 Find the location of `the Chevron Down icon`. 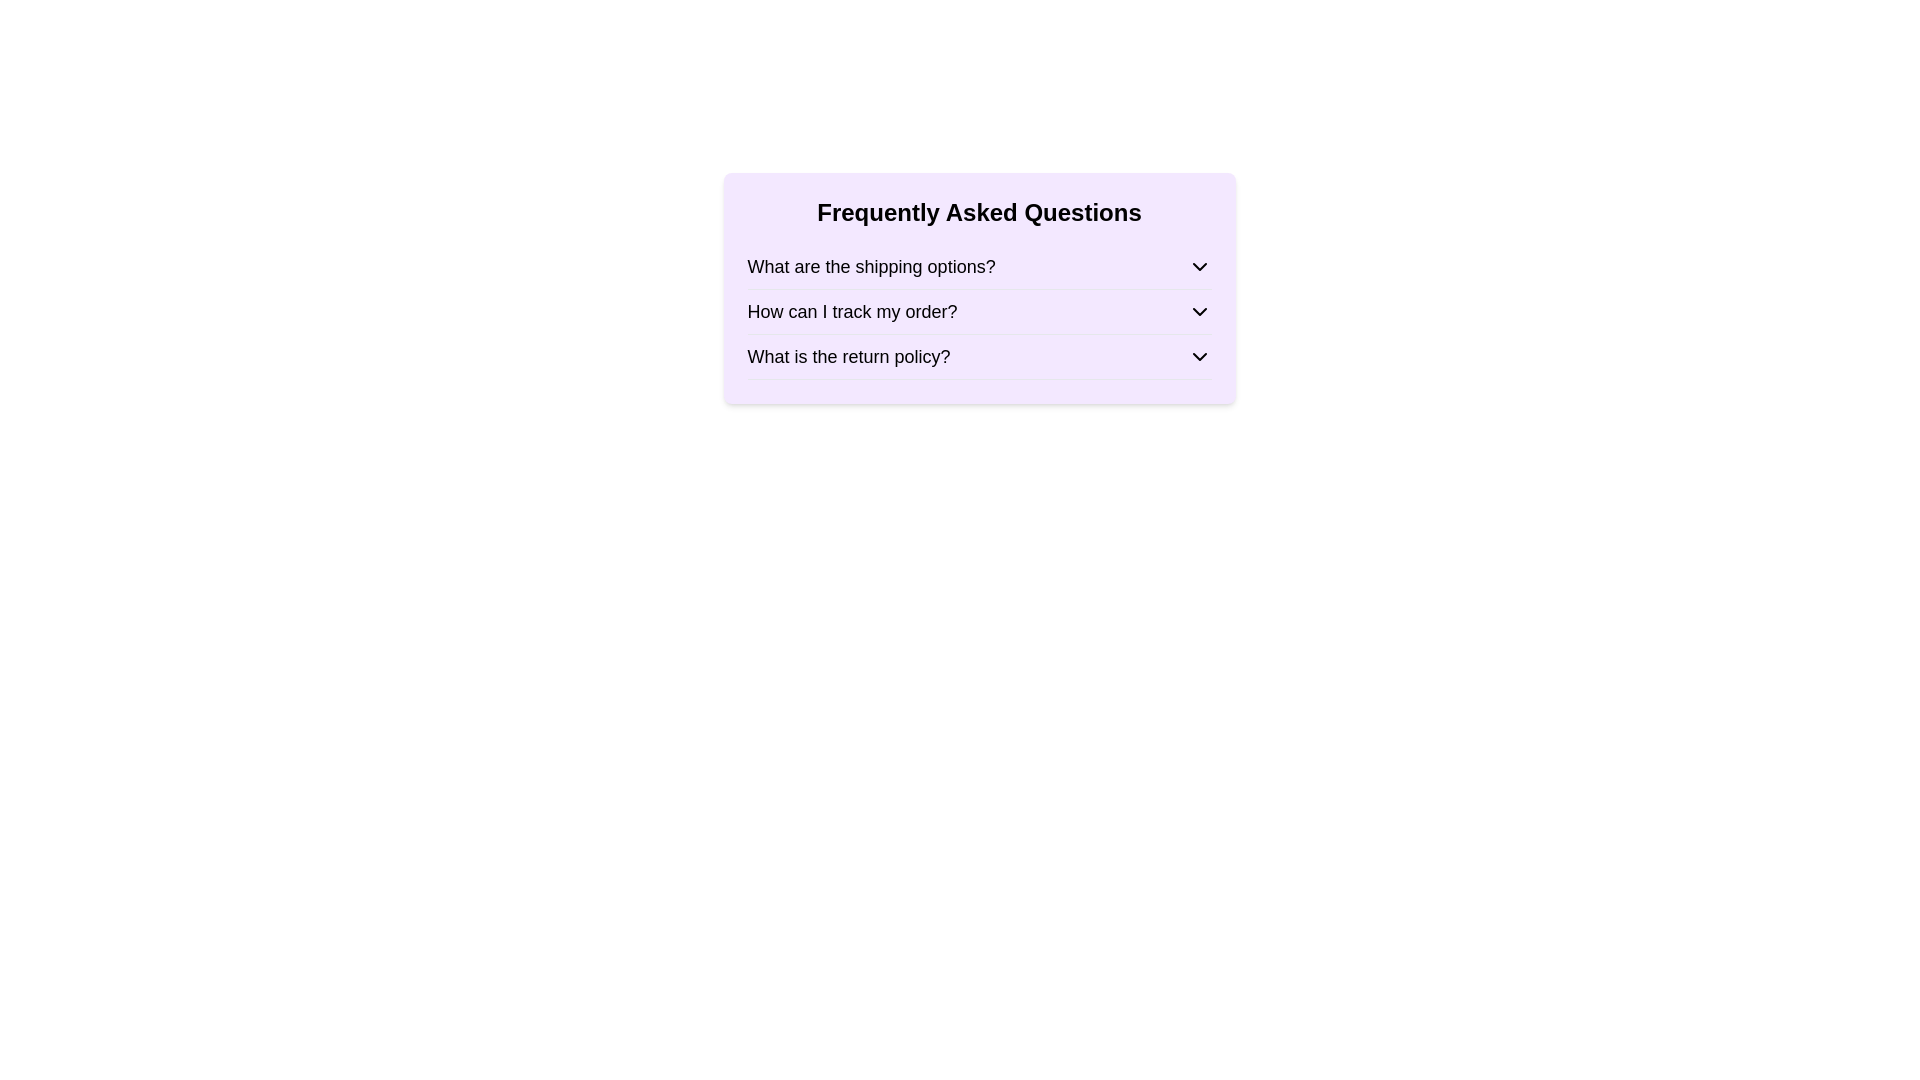

the Chevron Down icon is located at coordinates (1199, 312).